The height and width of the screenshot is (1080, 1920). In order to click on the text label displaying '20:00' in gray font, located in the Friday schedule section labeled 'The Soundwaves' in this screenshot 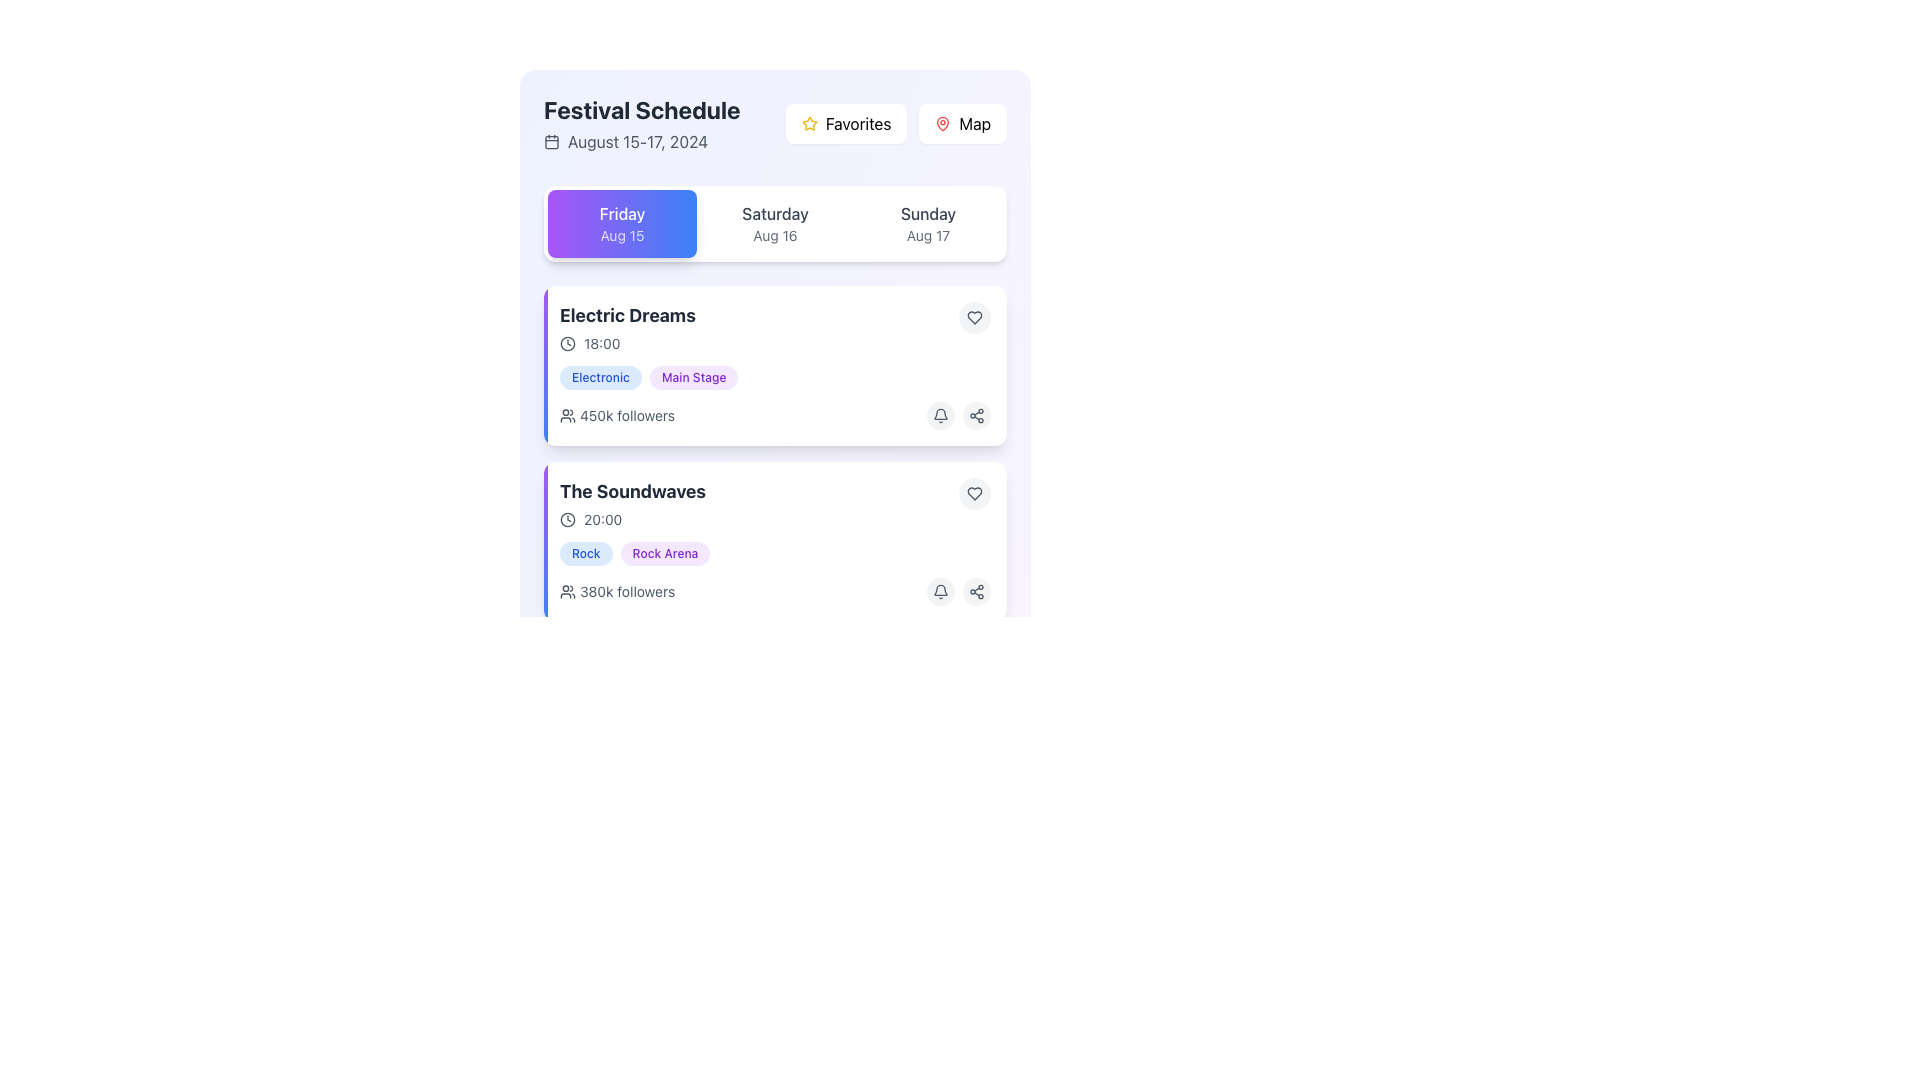, I will do `click(602, 519)`.